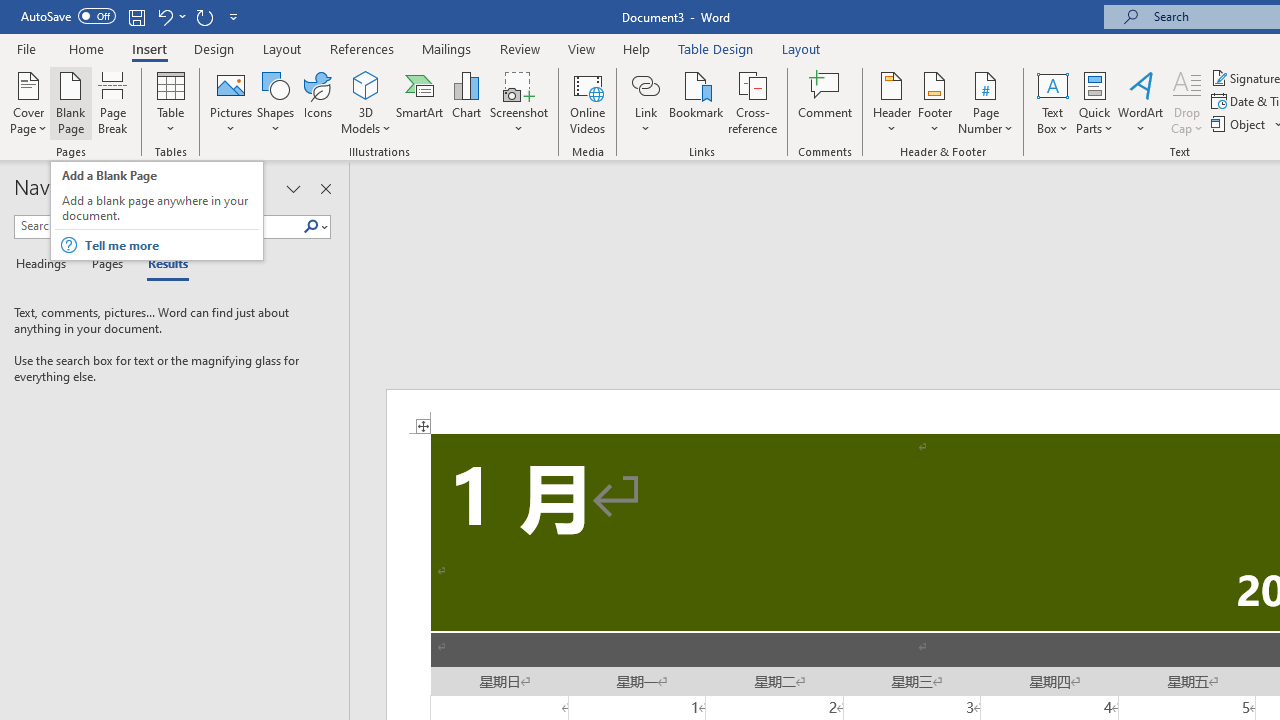 This screenshot has height=720, width=1280. Describe the element at coordinates (825, 103) in the screenshot. I see `'Comment'` at that location.